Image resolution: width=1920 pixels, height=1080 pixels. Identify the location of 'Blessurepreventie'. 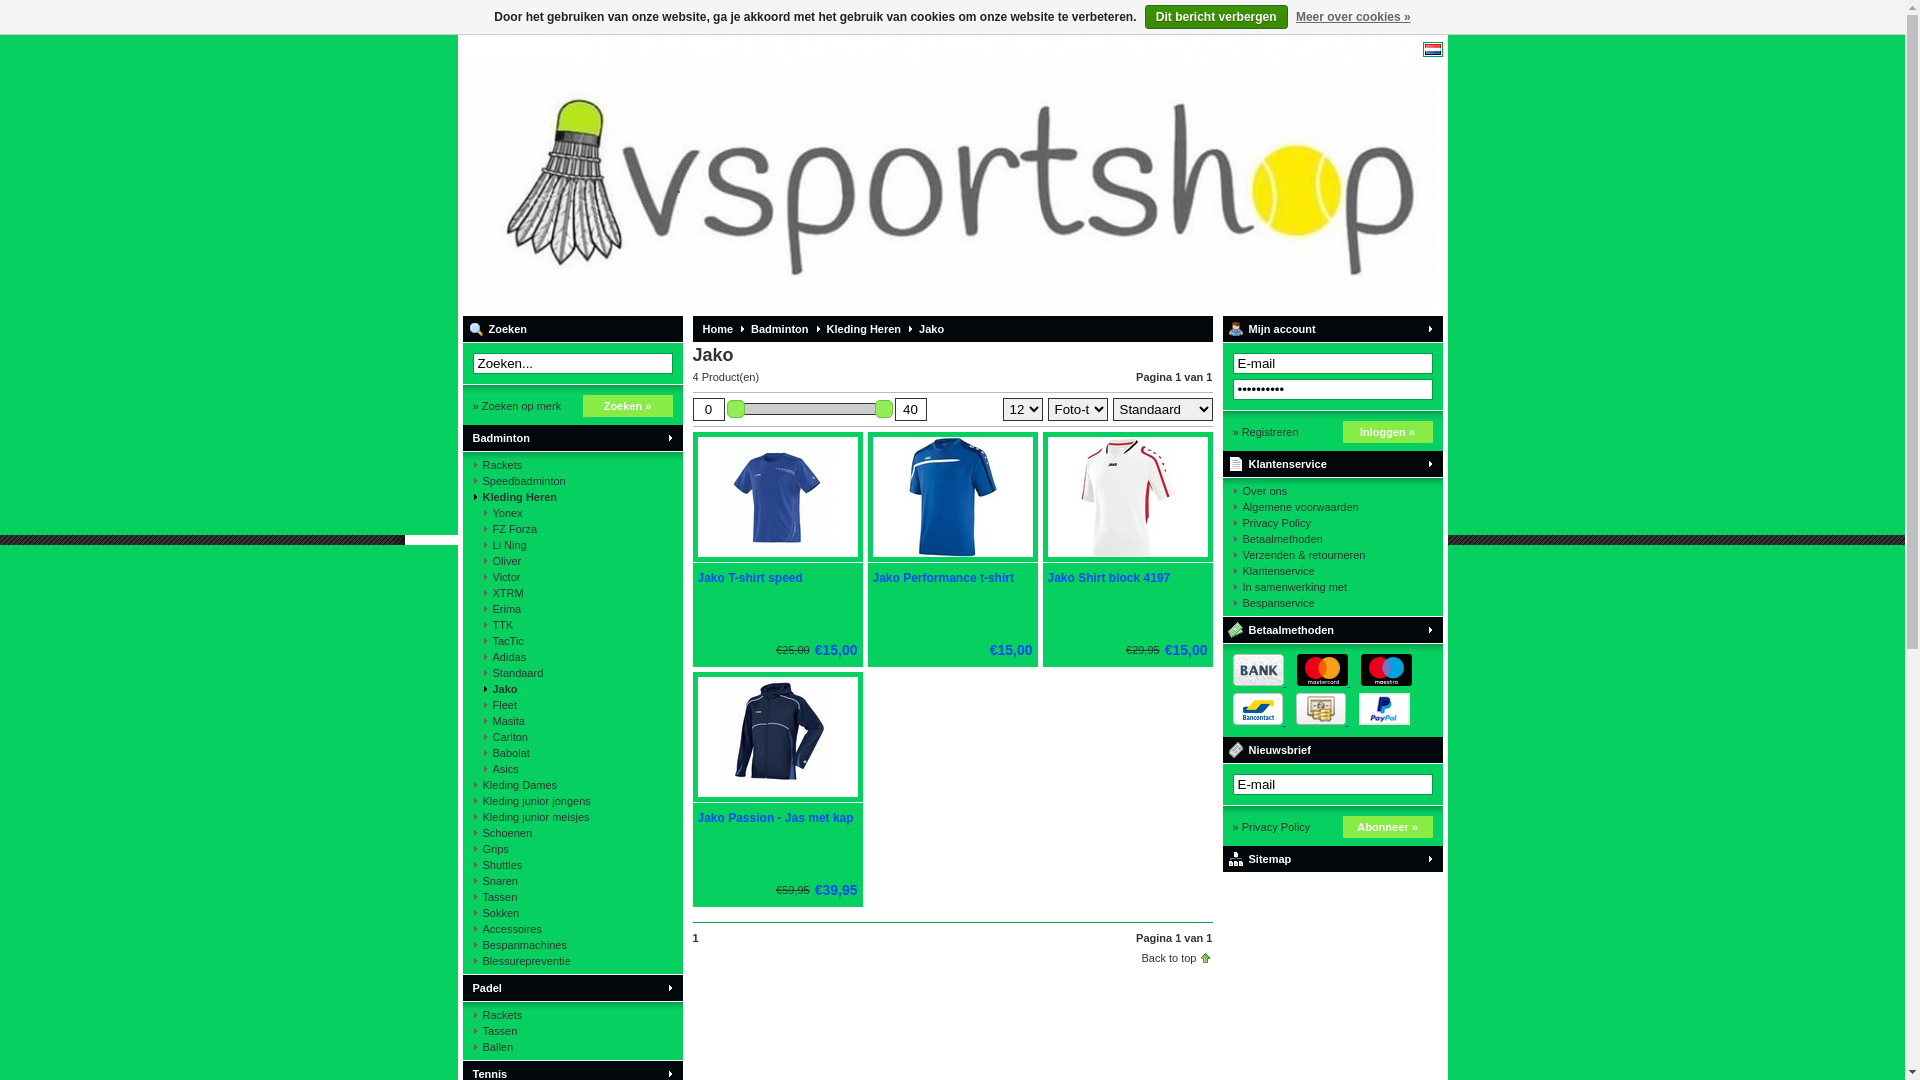
(570, 959).